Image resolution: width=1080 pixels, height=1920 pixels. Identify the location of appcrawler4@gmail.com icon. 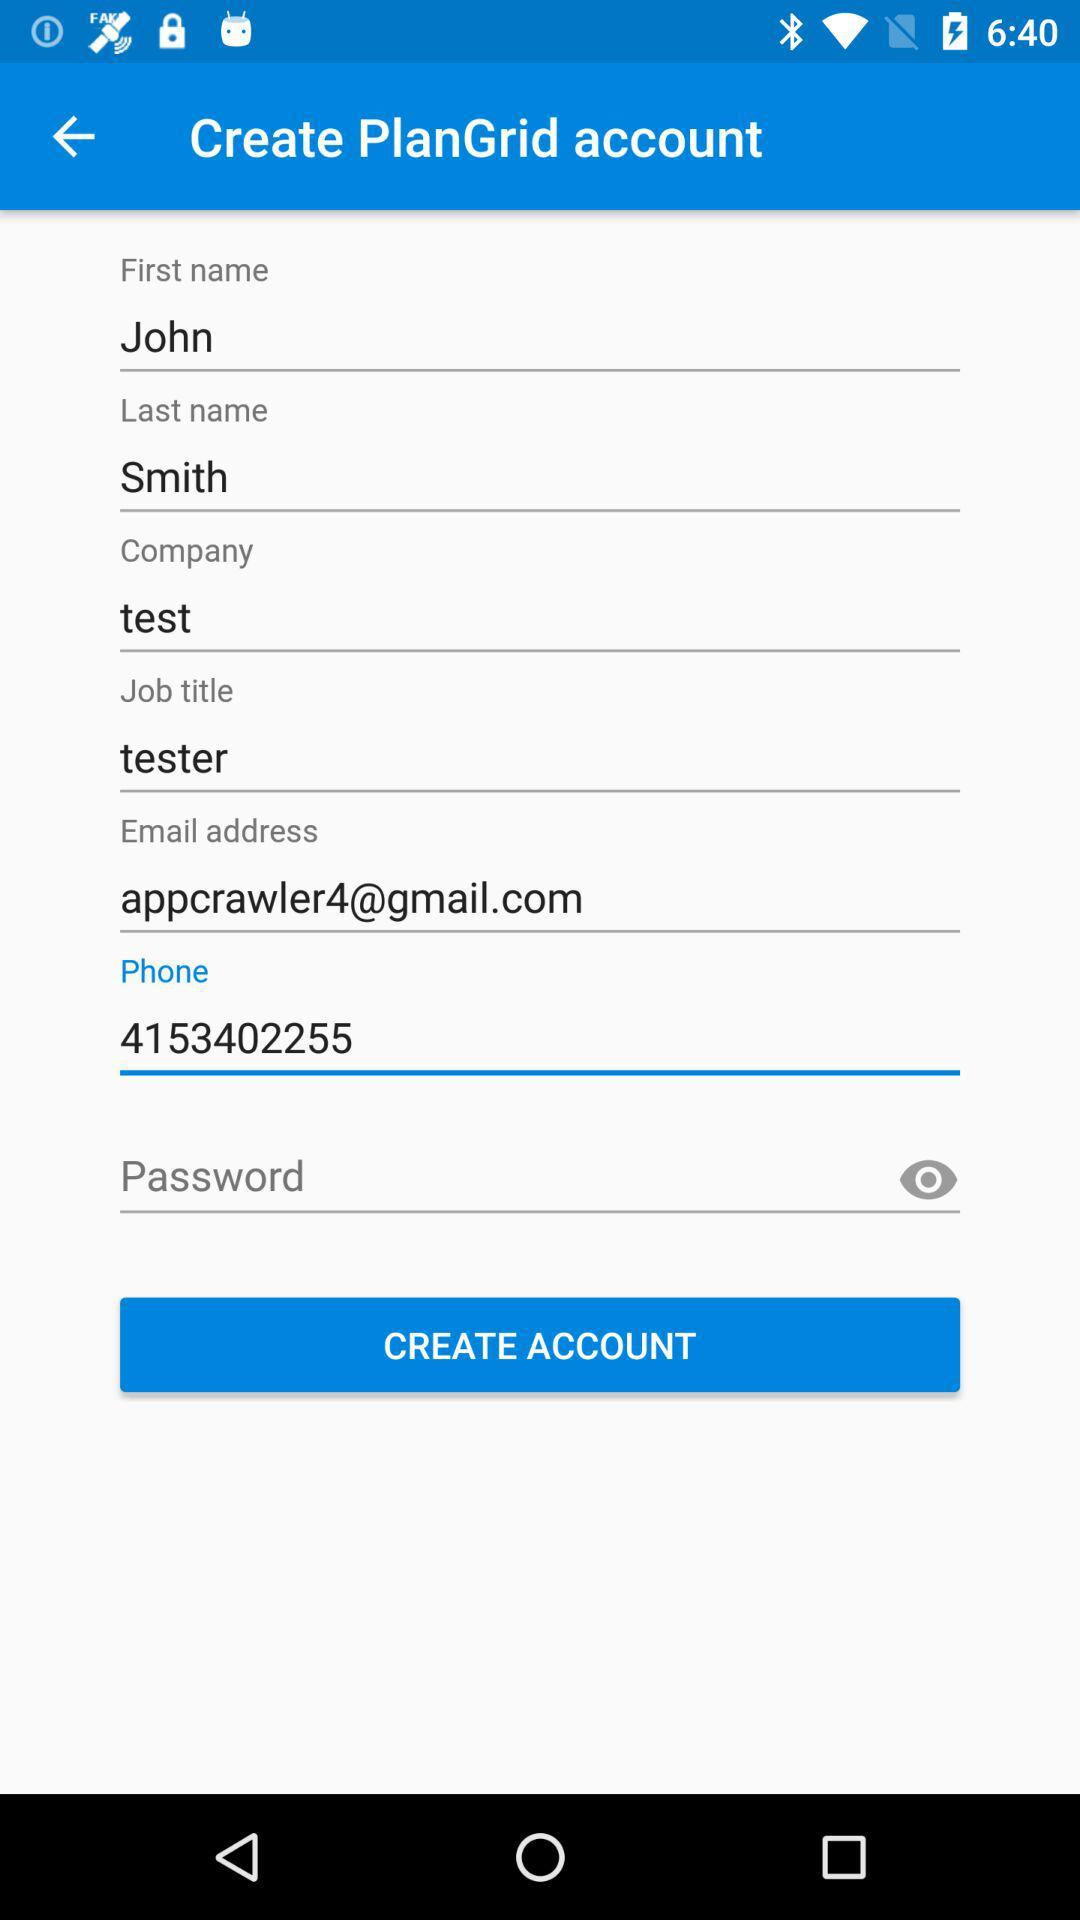
(540, 896).